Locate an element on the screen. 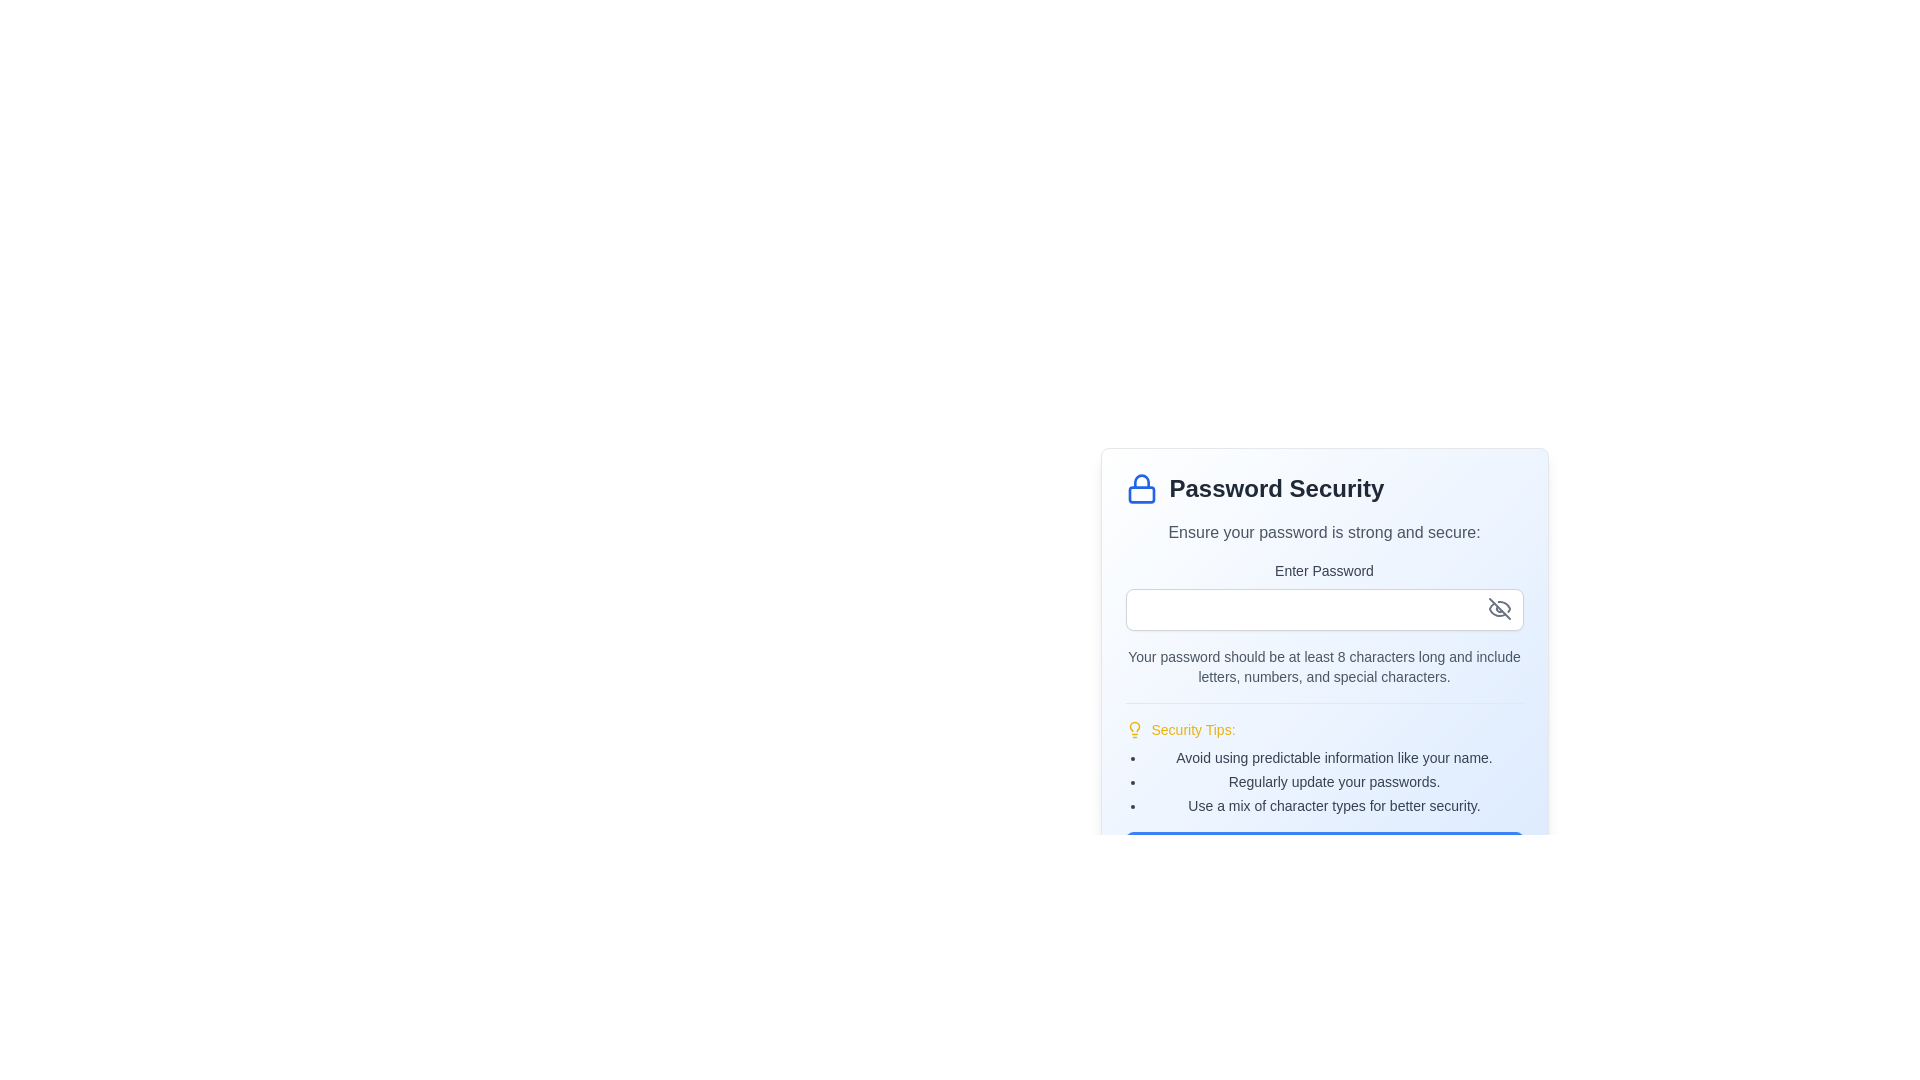  password security tip from the second item in the bulleted list under the 'Security Tips' section and implement the advice provided is located at coordinates (1334, 781).